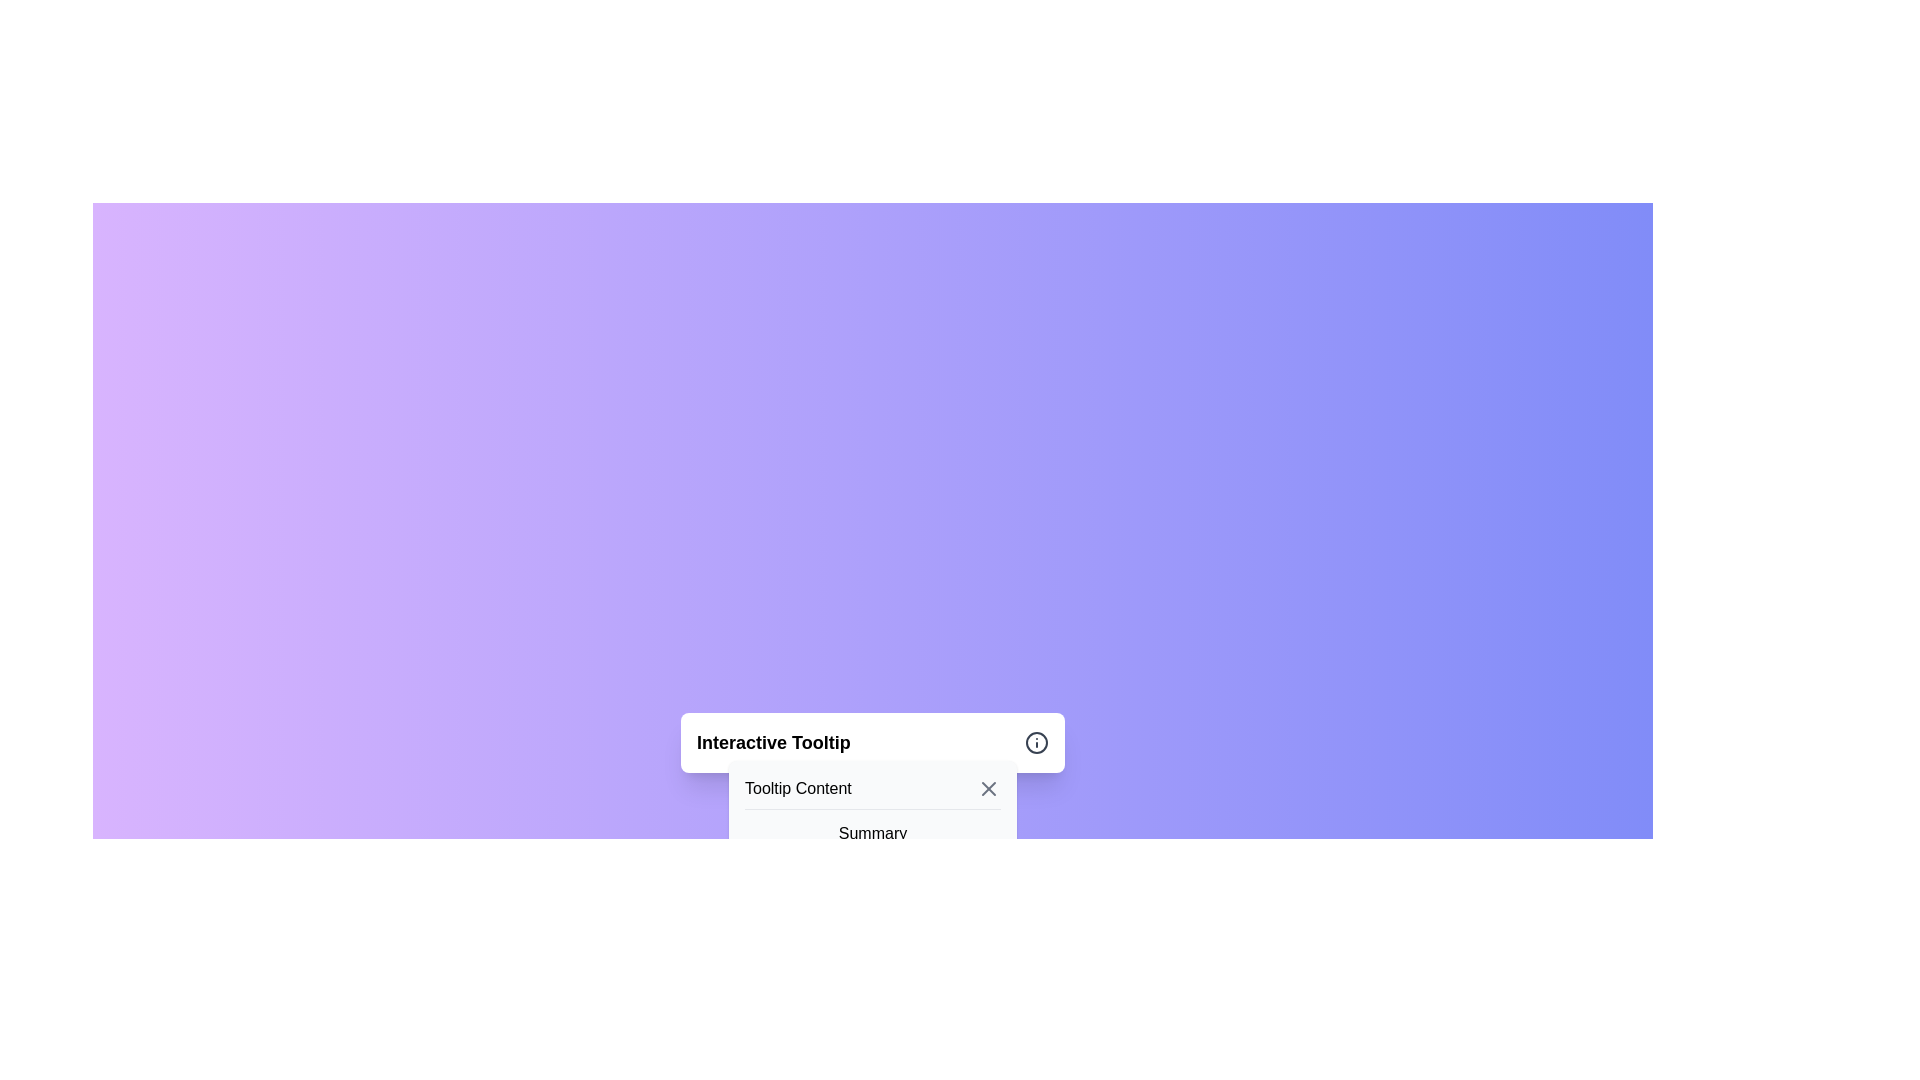 The width and height of the screenshot is (1920, 1080). What do you see at coordinates (873, 845) in the screenshot?
I see `the 'Summary' text label located directly below the 'Tooltip Content' label to focus or activate the related content` at bounding box center [873, 845].